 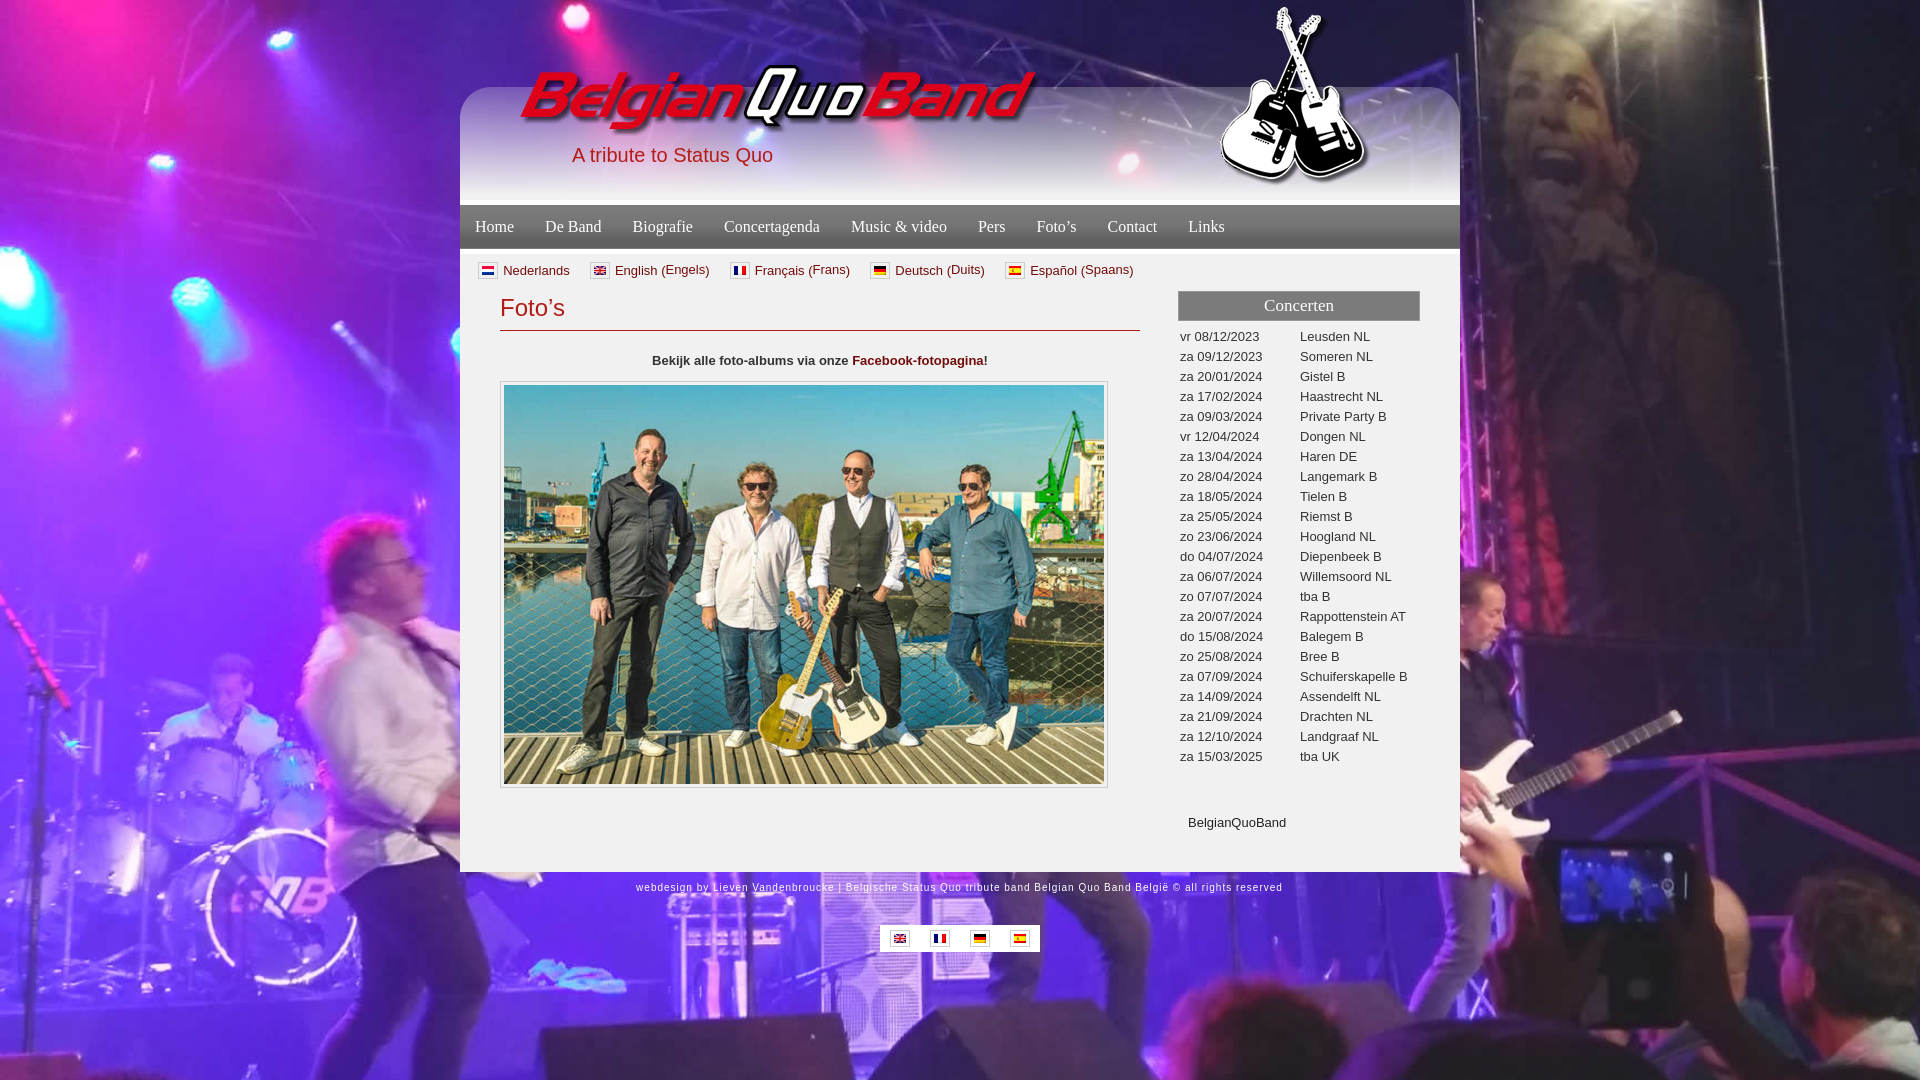 I want to click on 'De Band', so click(x=529, y=226).